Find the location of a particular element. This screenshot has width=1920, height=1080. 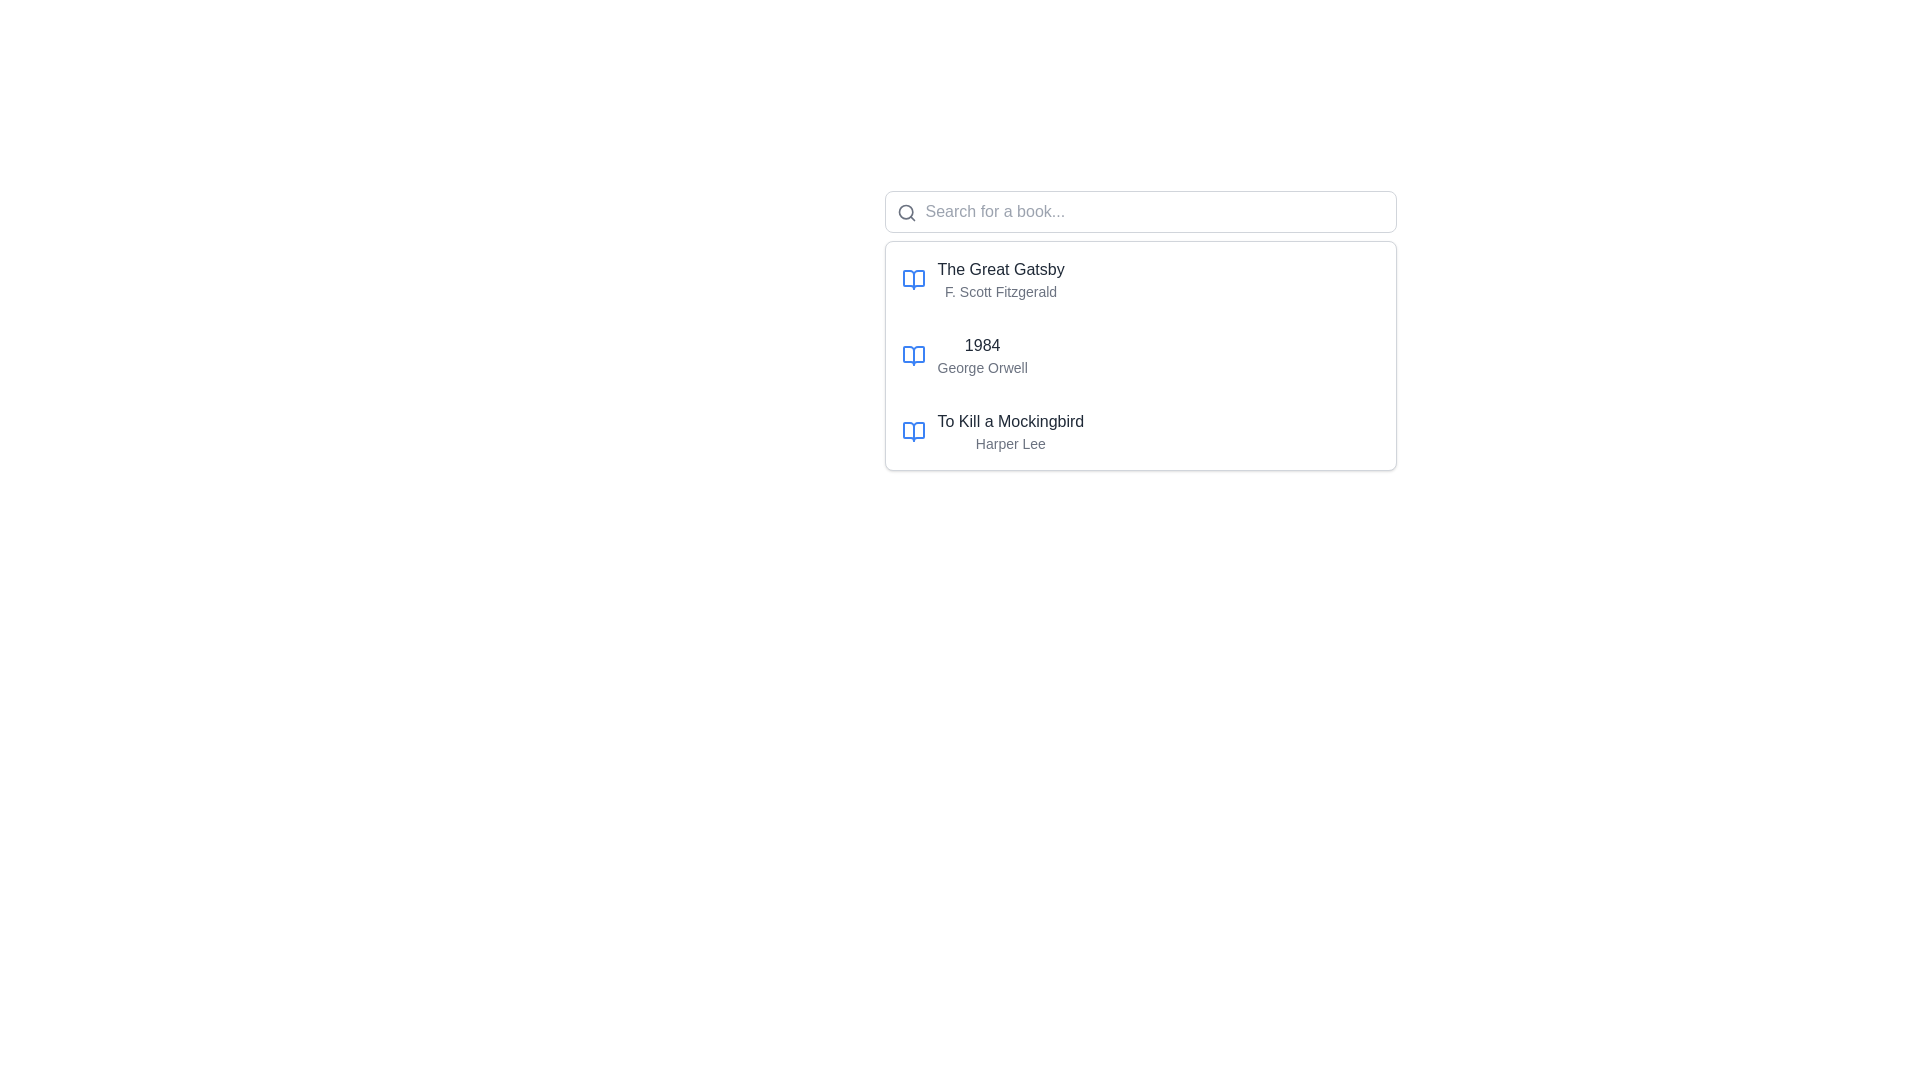

the title and author text element of the first book entry in the list, which is prominently styled with a bold title and a smaller author's name beneath it is located at coordinates (1001, 280).